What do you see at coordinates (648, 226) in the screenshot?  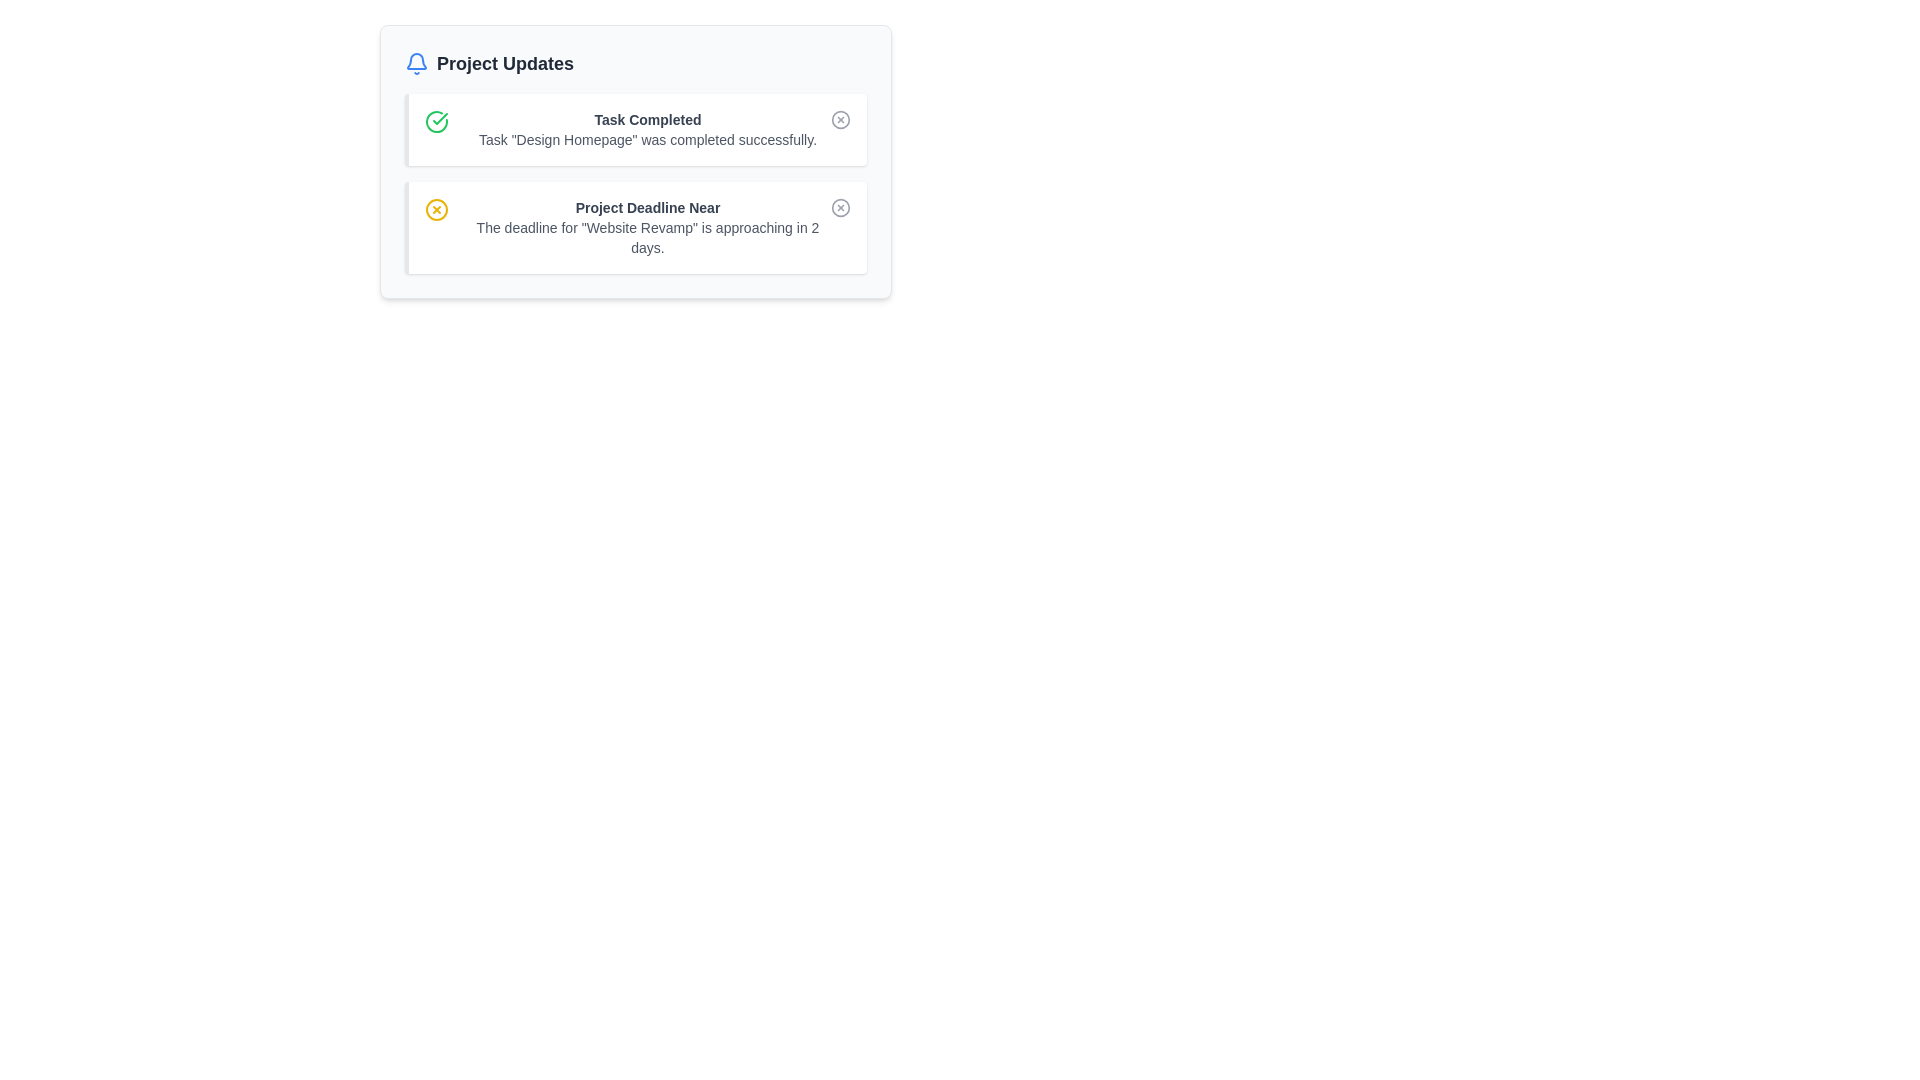 I see `text content displayed in the second notification card of the 'Project Updates' panel, which states 'Project Deadline Near' and describes the approaching deadline for 'Website Revamp'` at bounding box center [648, 226].